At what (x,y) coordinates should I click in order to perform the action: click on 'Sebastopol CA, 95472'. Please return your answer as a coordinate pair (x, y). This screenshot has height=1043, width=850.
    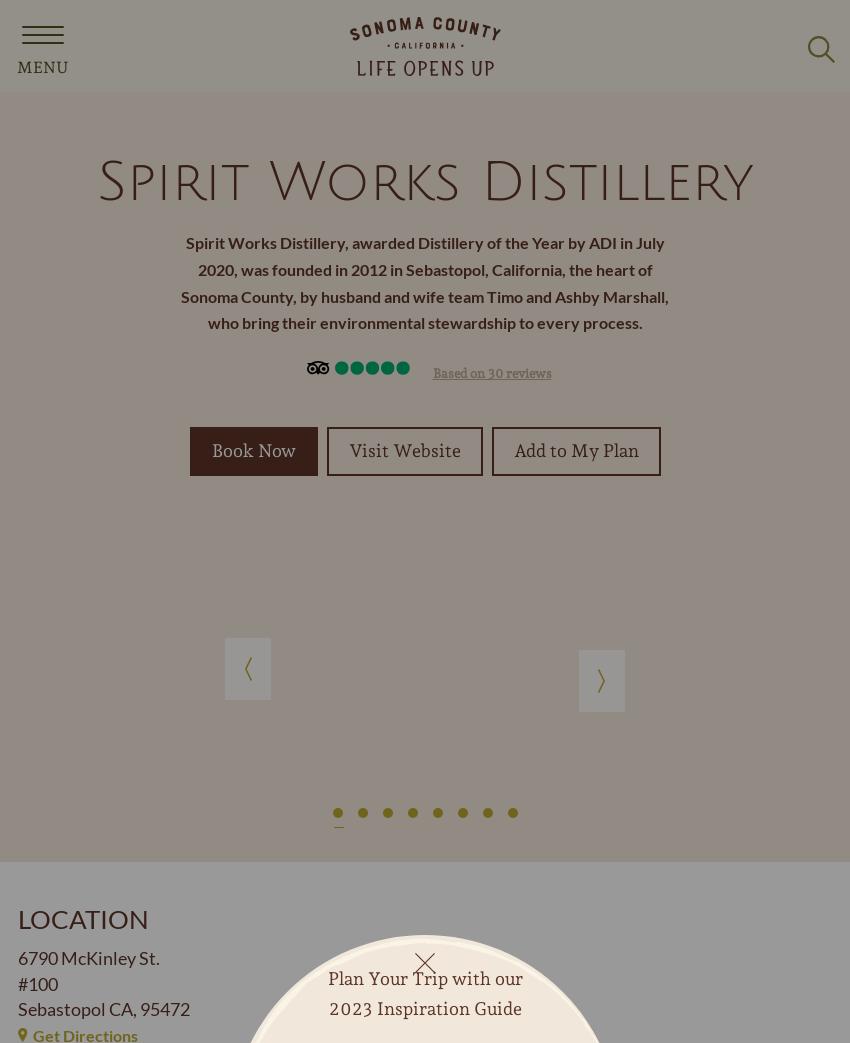
    Looking at the image, I should click on (103, 1008).